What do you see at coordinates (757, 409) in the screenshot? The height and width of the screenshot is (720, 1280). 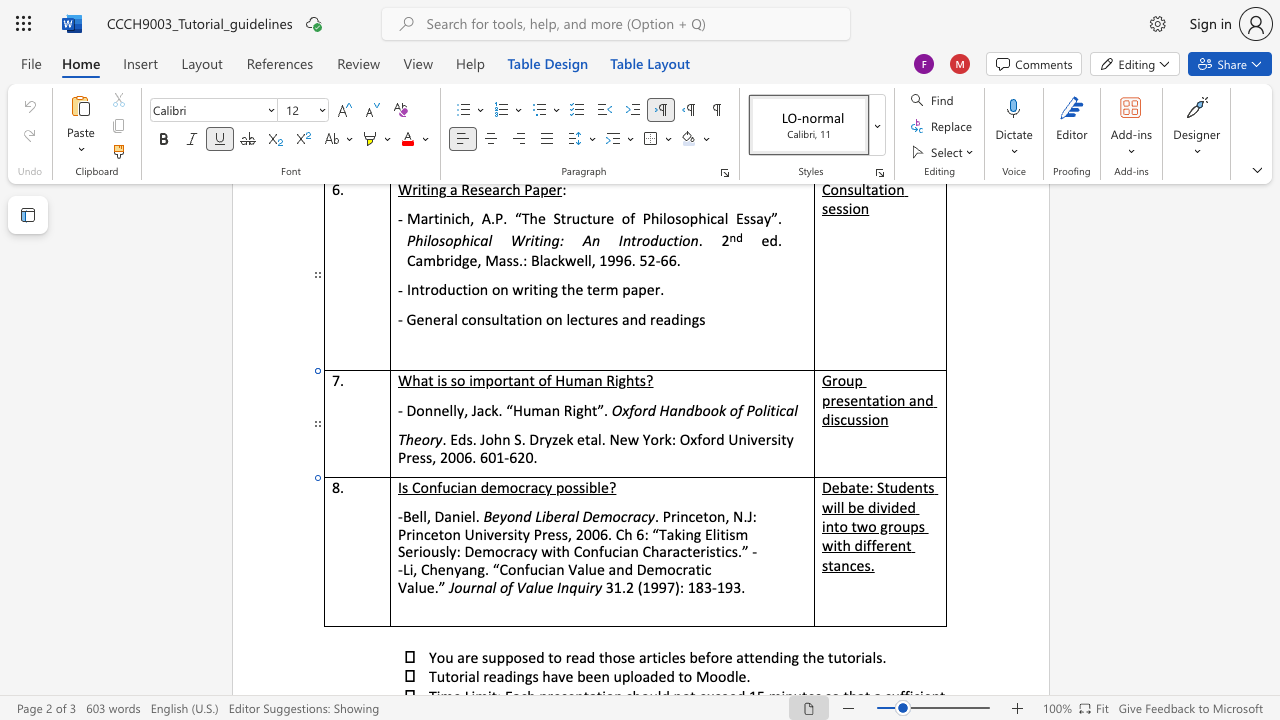 I see `the 5th character "o" in the text` at bounding box center [757, 409].